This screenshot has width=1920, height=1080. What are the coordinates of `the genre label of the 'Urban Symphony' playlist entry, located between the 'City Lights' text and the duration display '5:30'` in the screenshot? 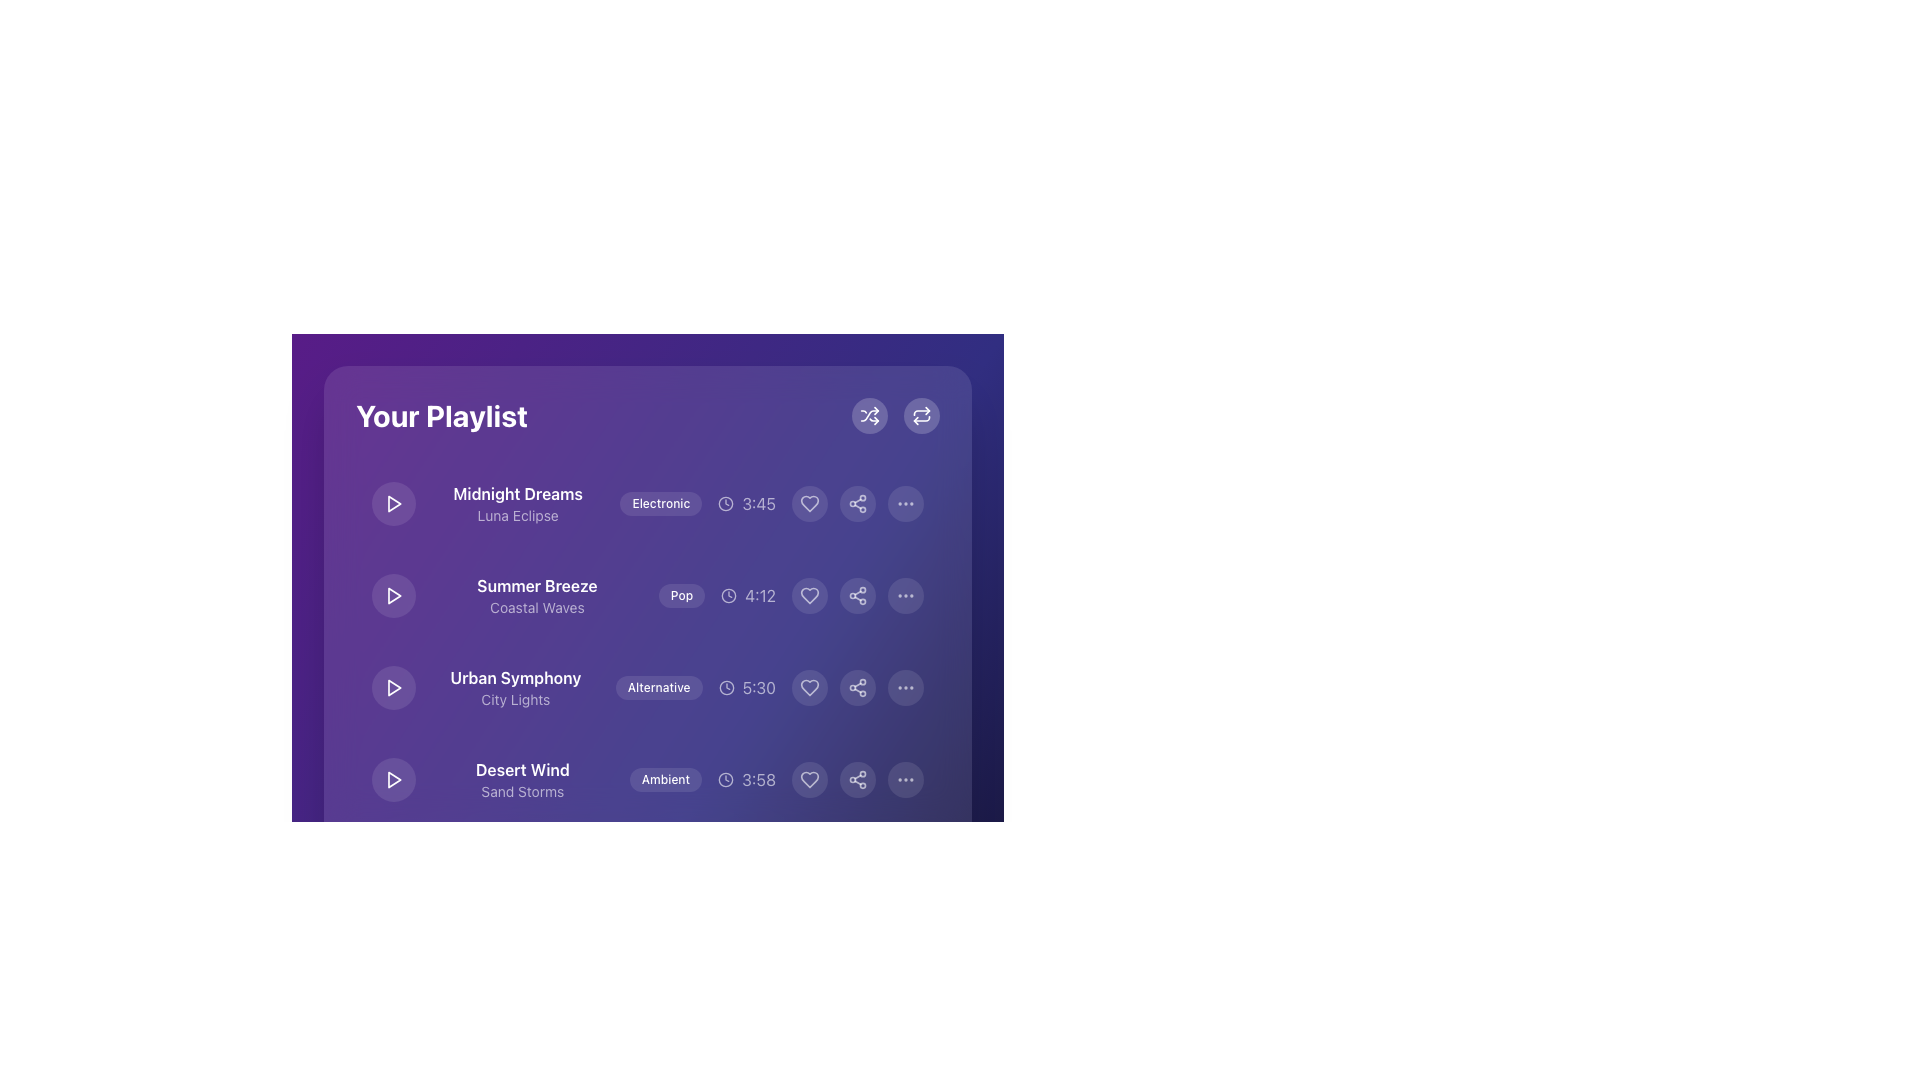 It's located at (659, 686).